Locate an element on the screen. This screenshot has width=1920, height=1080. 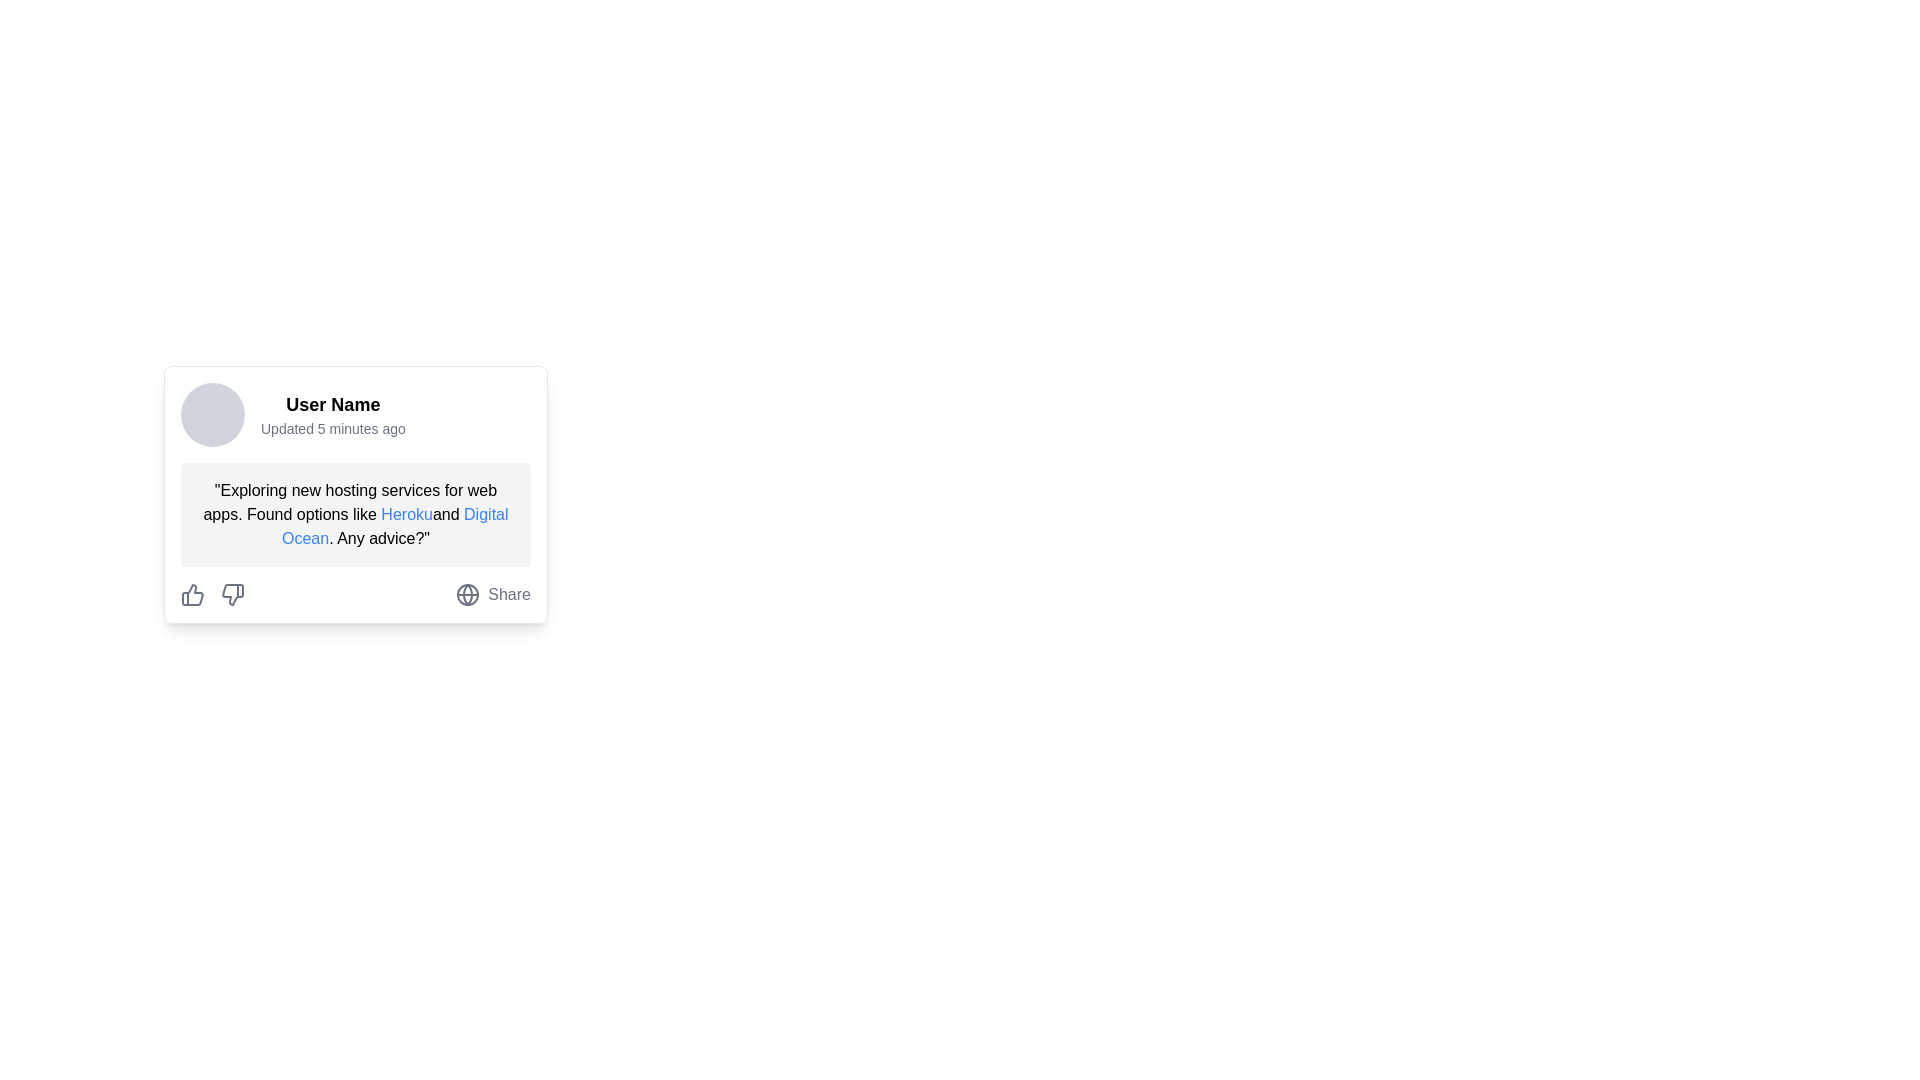
the 'Share' text label, which is styled in gray and turns green on hover, located in the bottom-right corner of the post card next to a globe icon is located at coordinates (509, 593).